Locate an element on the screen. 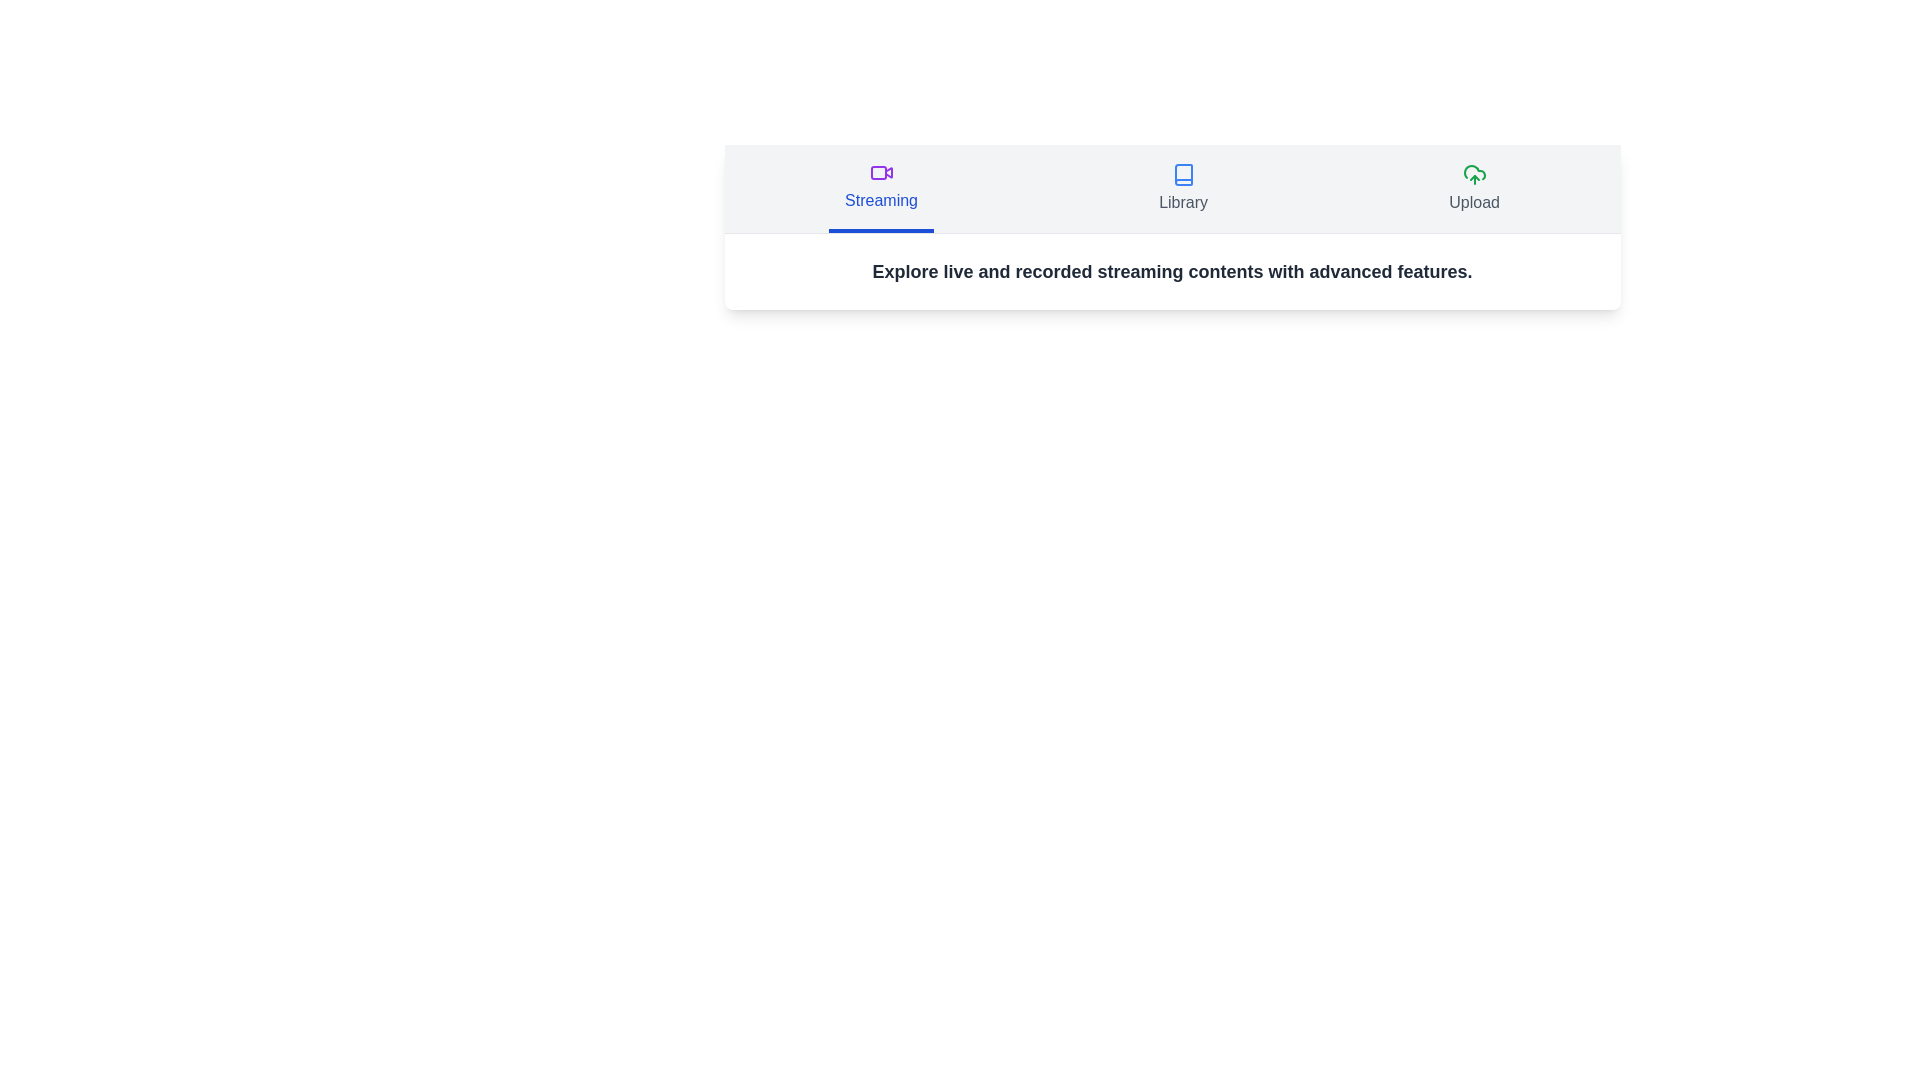  the Streaming tab is located at coordinates (880, 189).